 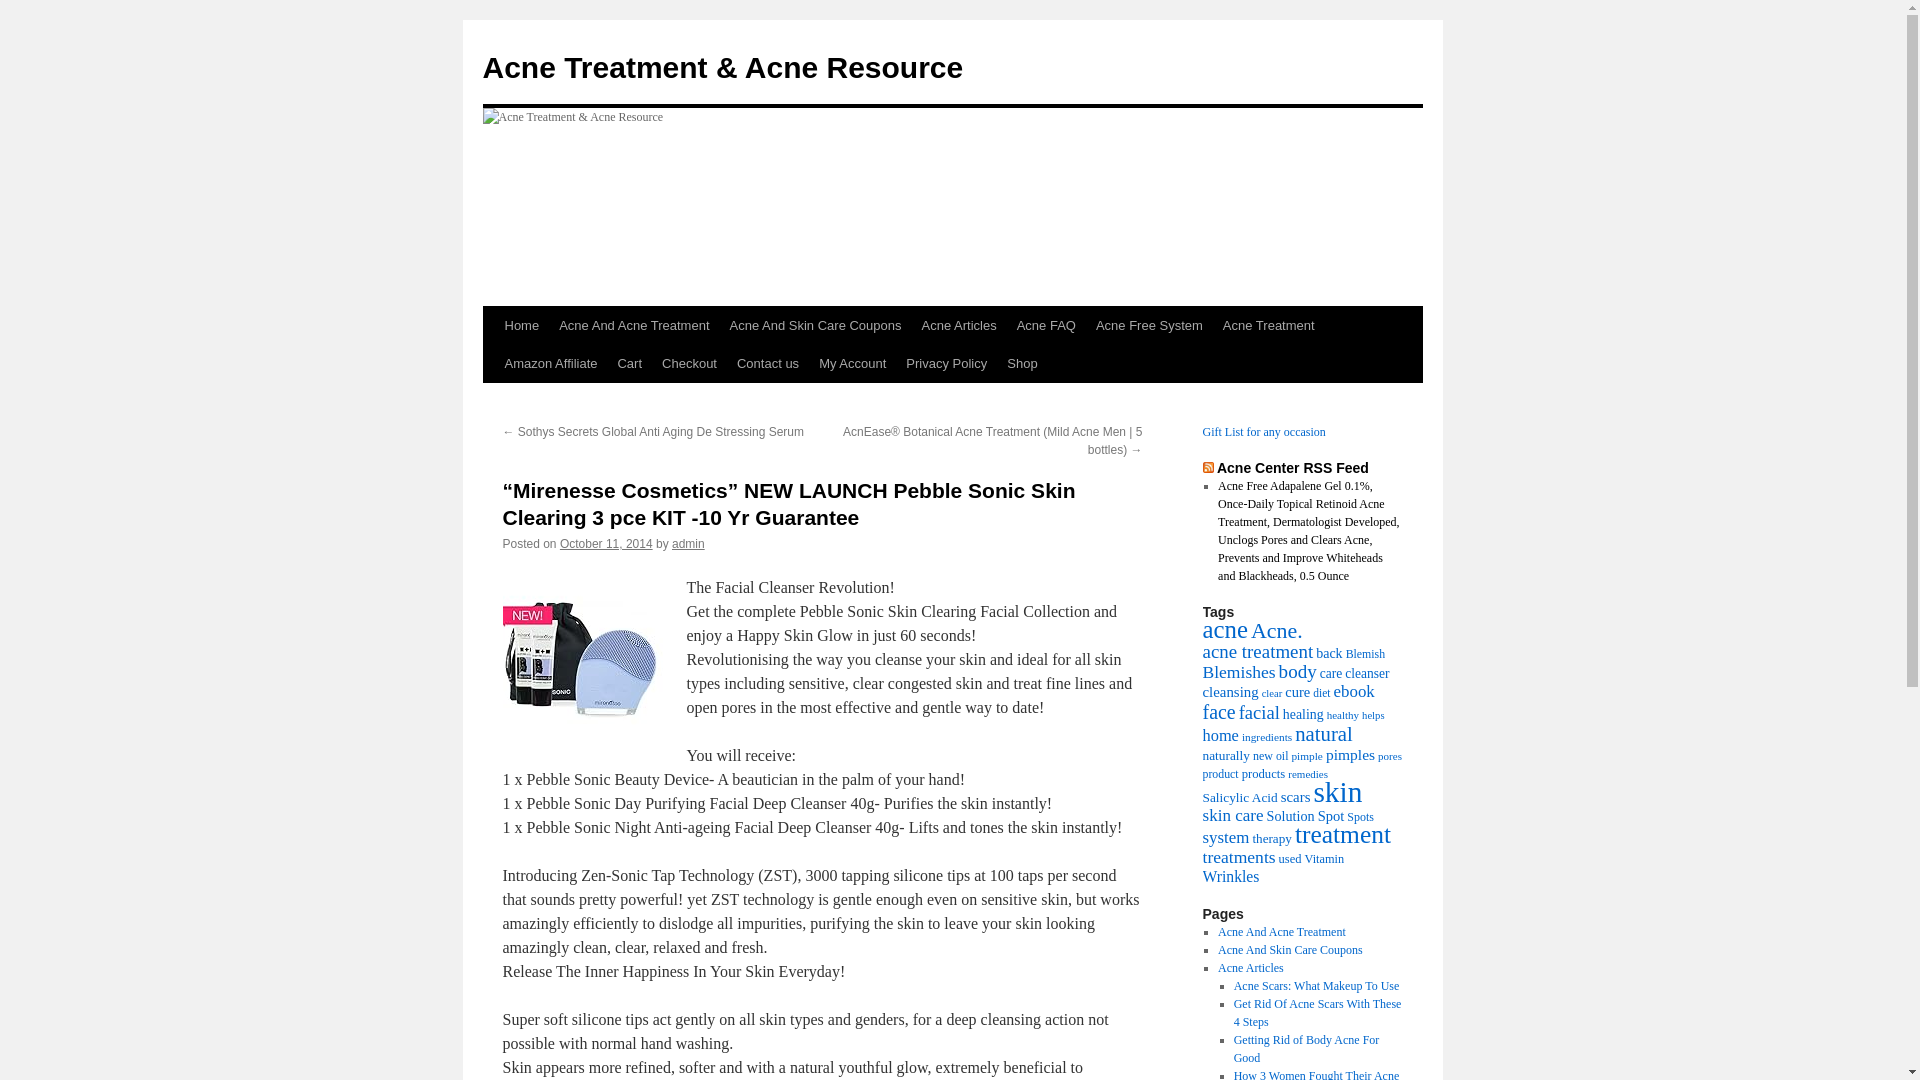 I want to click on 'pimple', so click(x=1306, y=756).